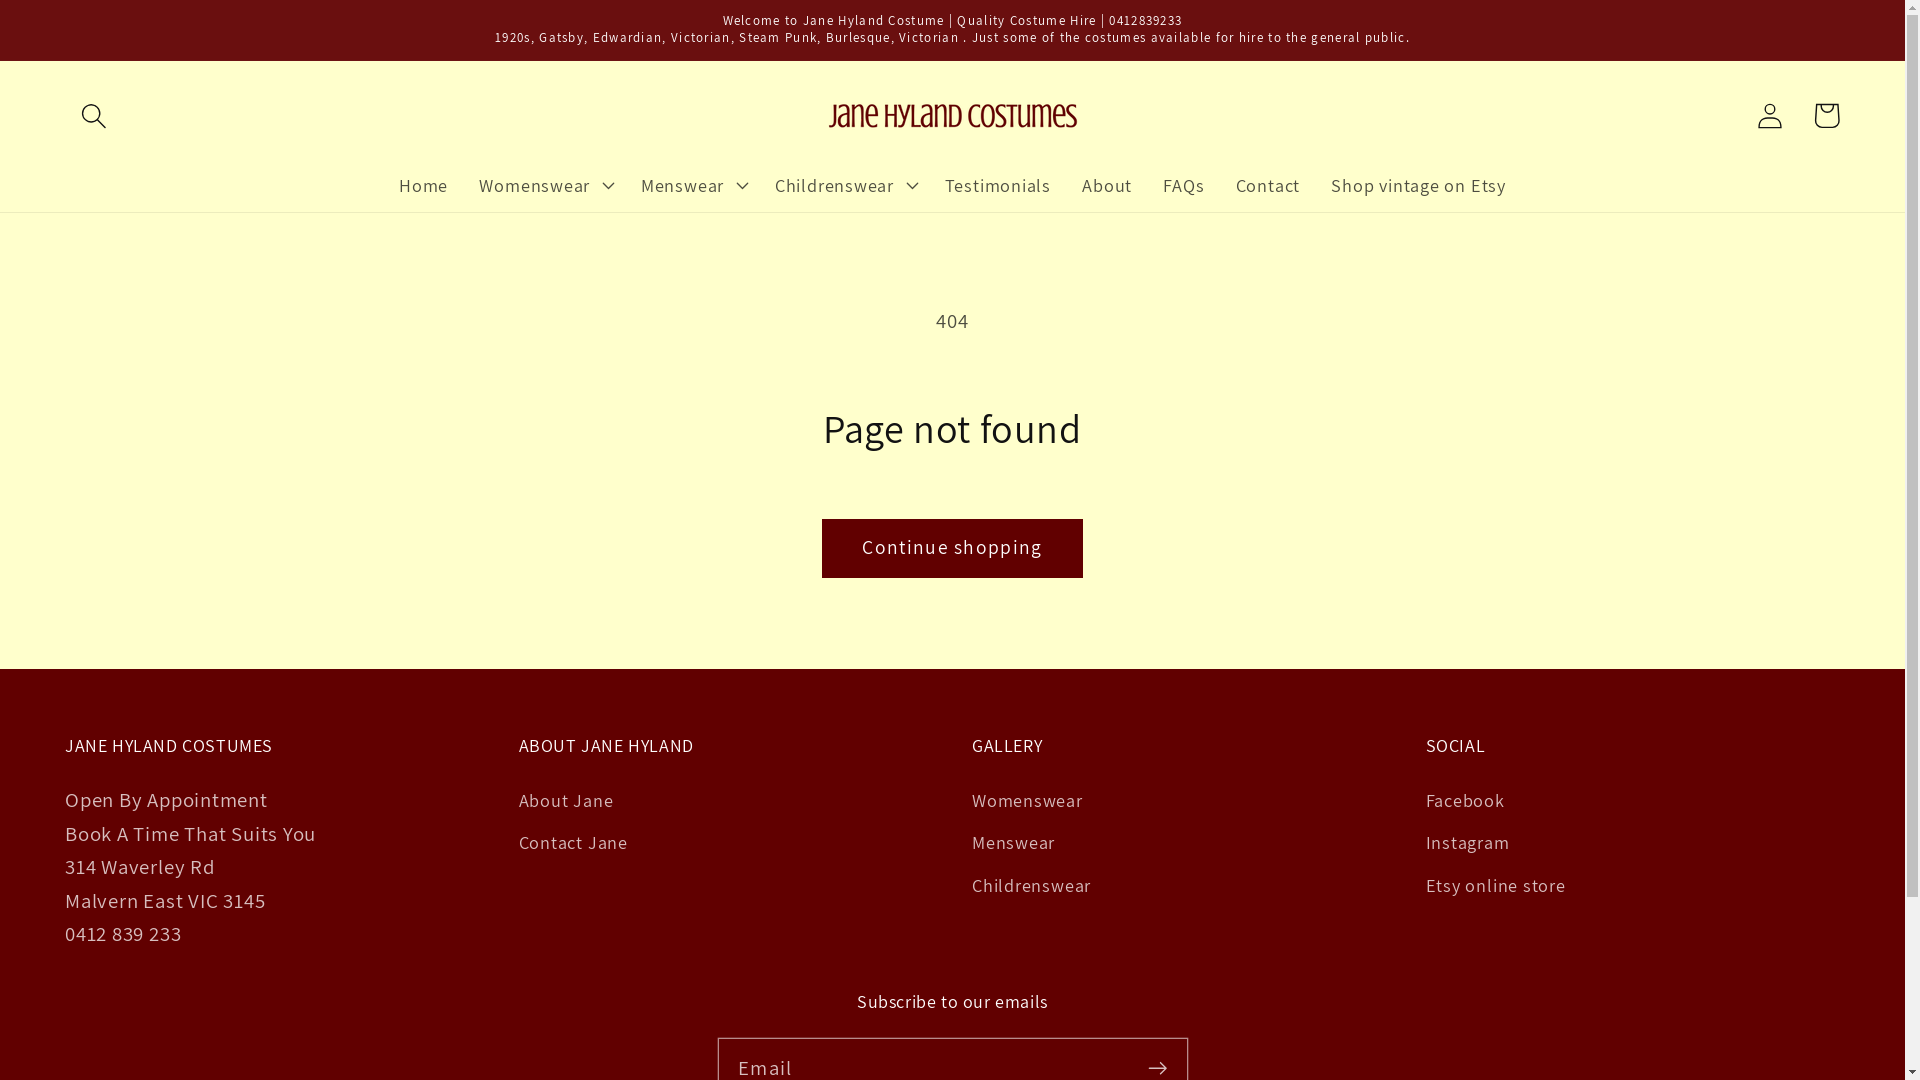 The image size is (1920, 1080). I want to click on 'Continue shopping', so click(950, 548).